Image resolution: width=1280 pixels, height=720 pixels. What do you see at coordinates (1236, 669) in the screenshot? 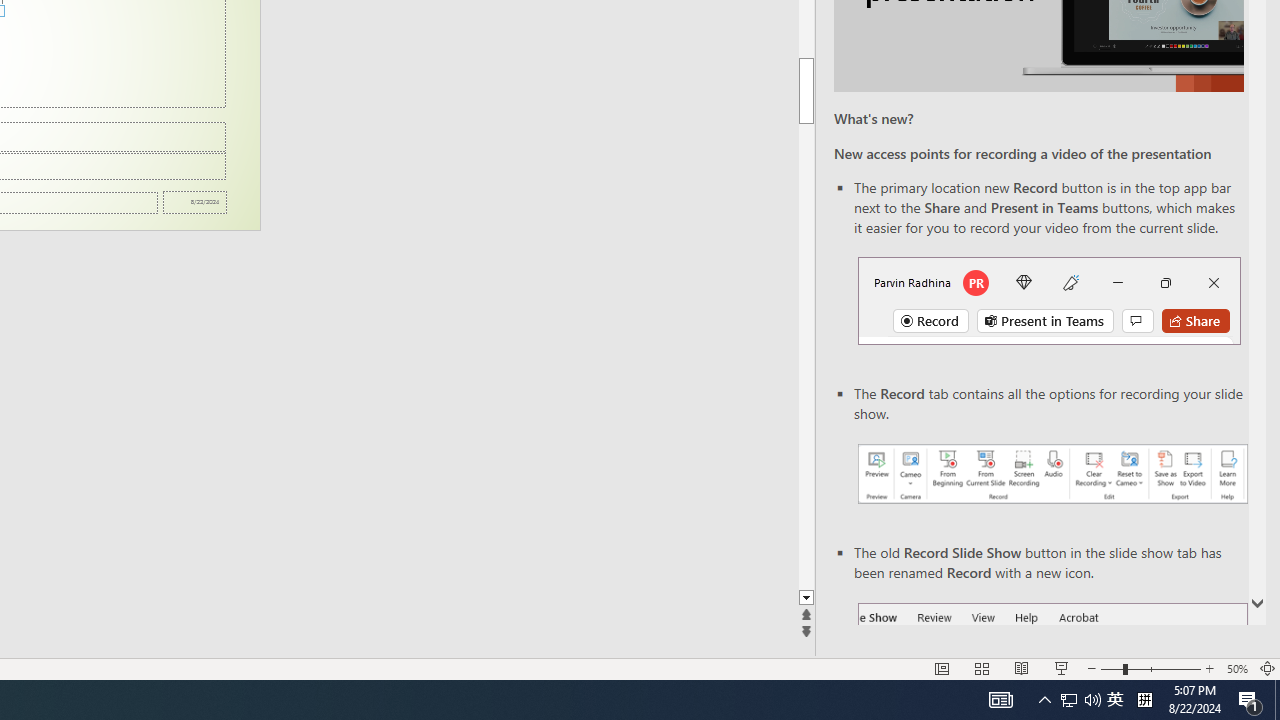
I see `'Zoom 50%'` at bounding box center [1236, 669].